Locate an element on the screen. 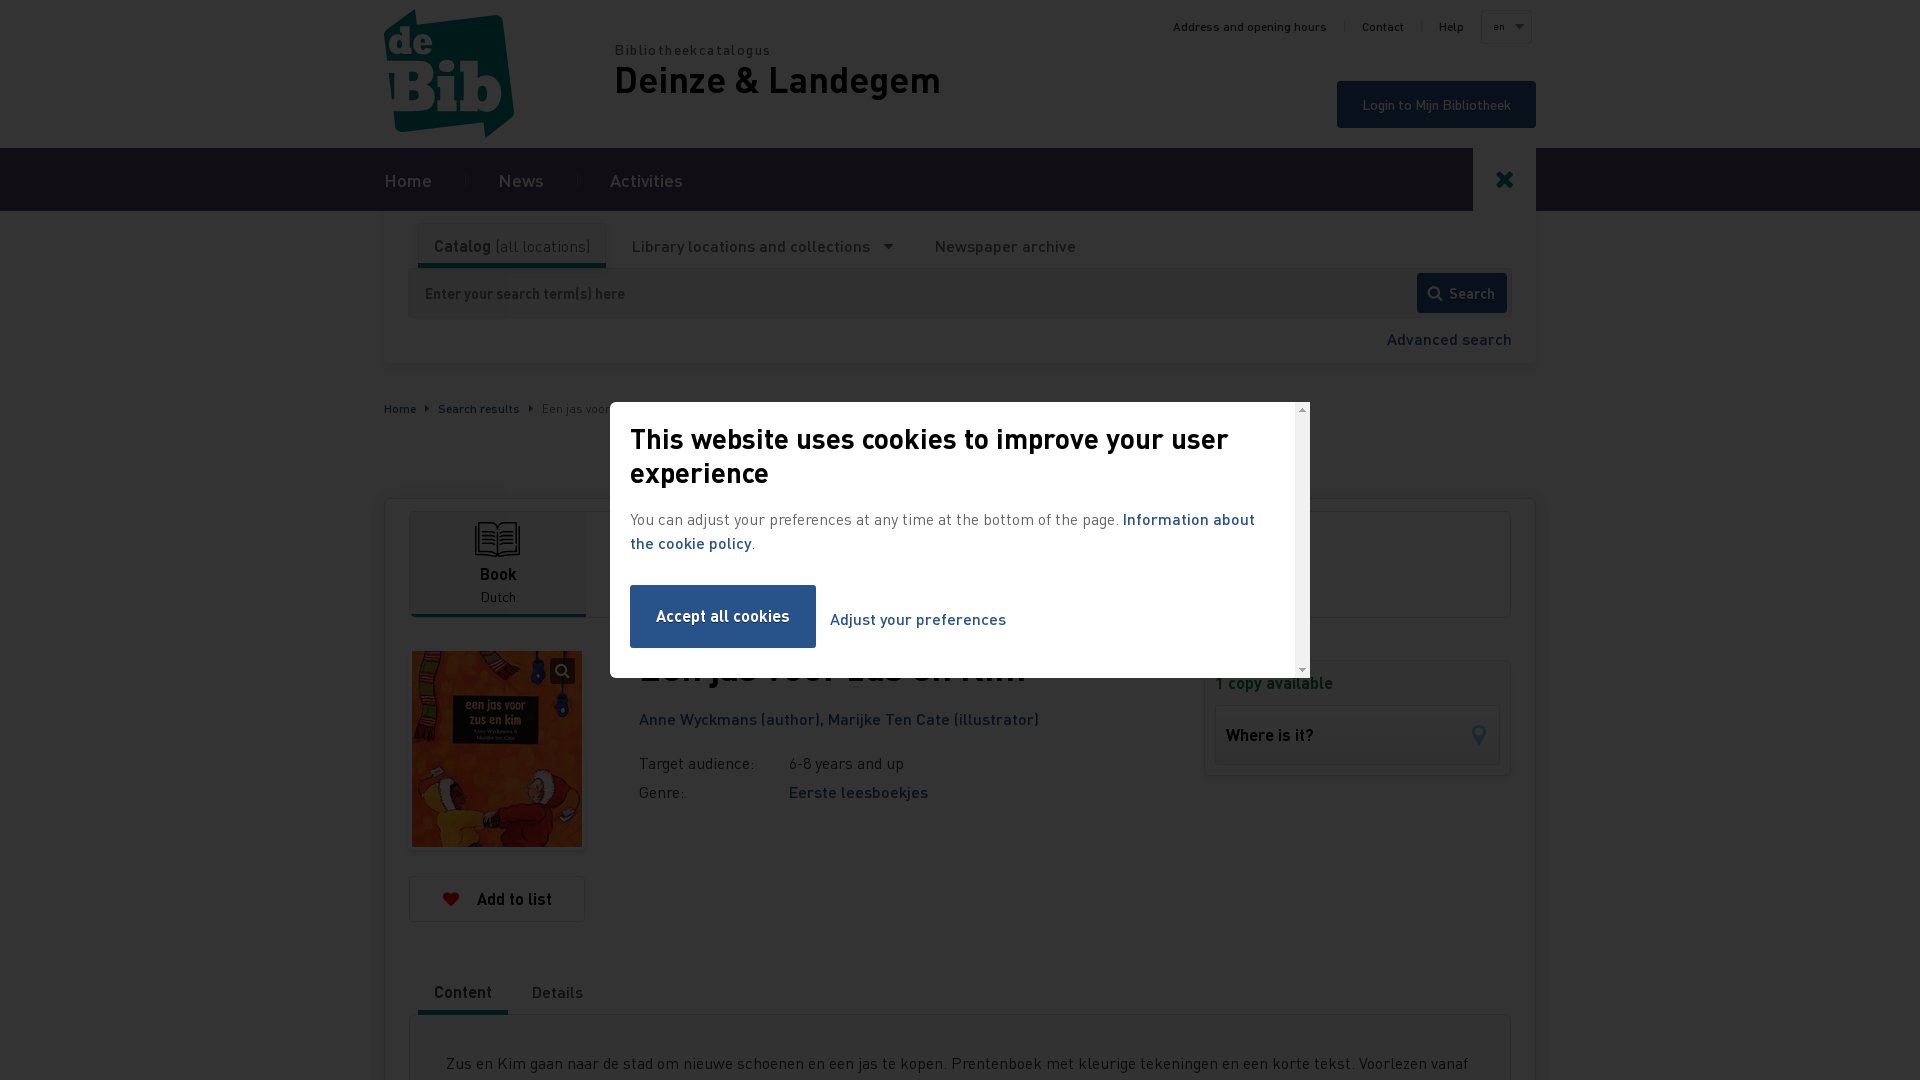  'Library locations and collections' is located at coordinates (761, 245).